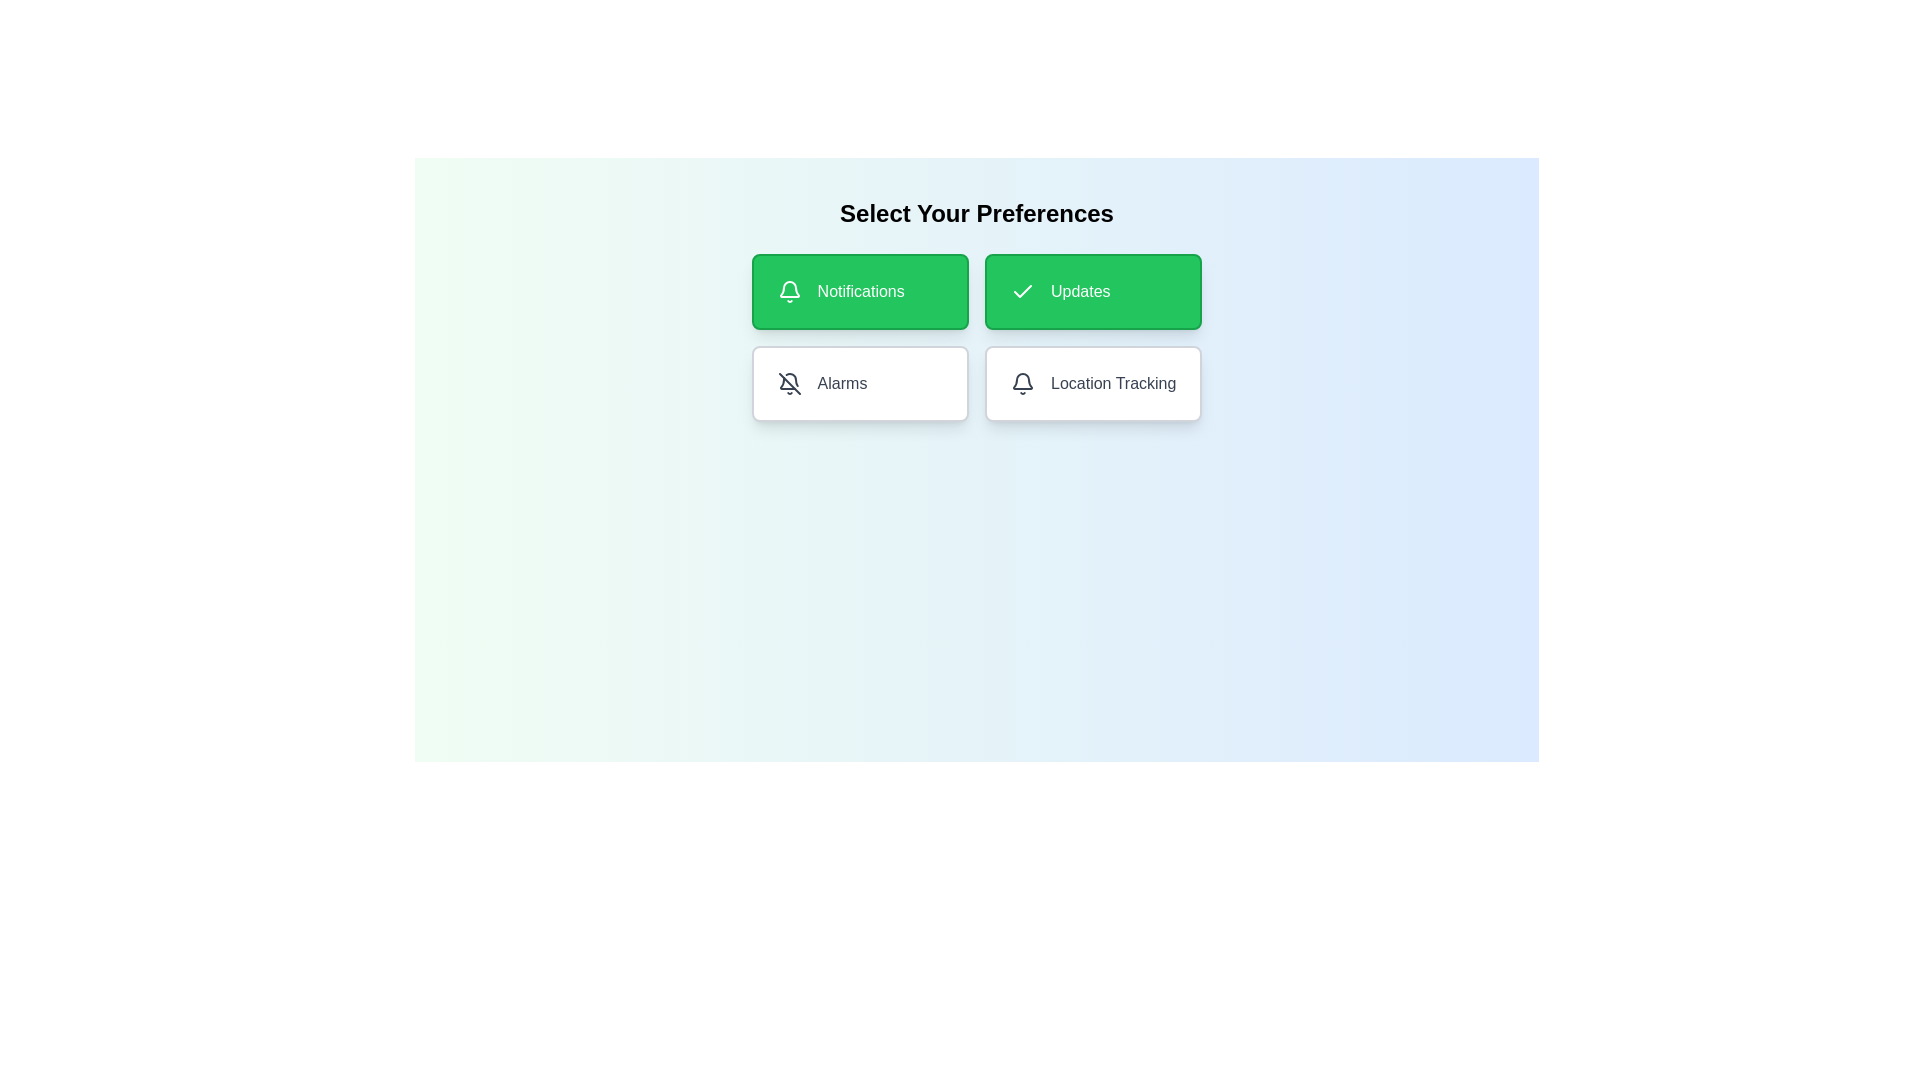 This screenshot has height=1080, width=1920. What do you see at coordinates (859, 384) in the screenshot?
I see `the button labeled Alarms to observe its hover effect` at bounding box center [859, 384].